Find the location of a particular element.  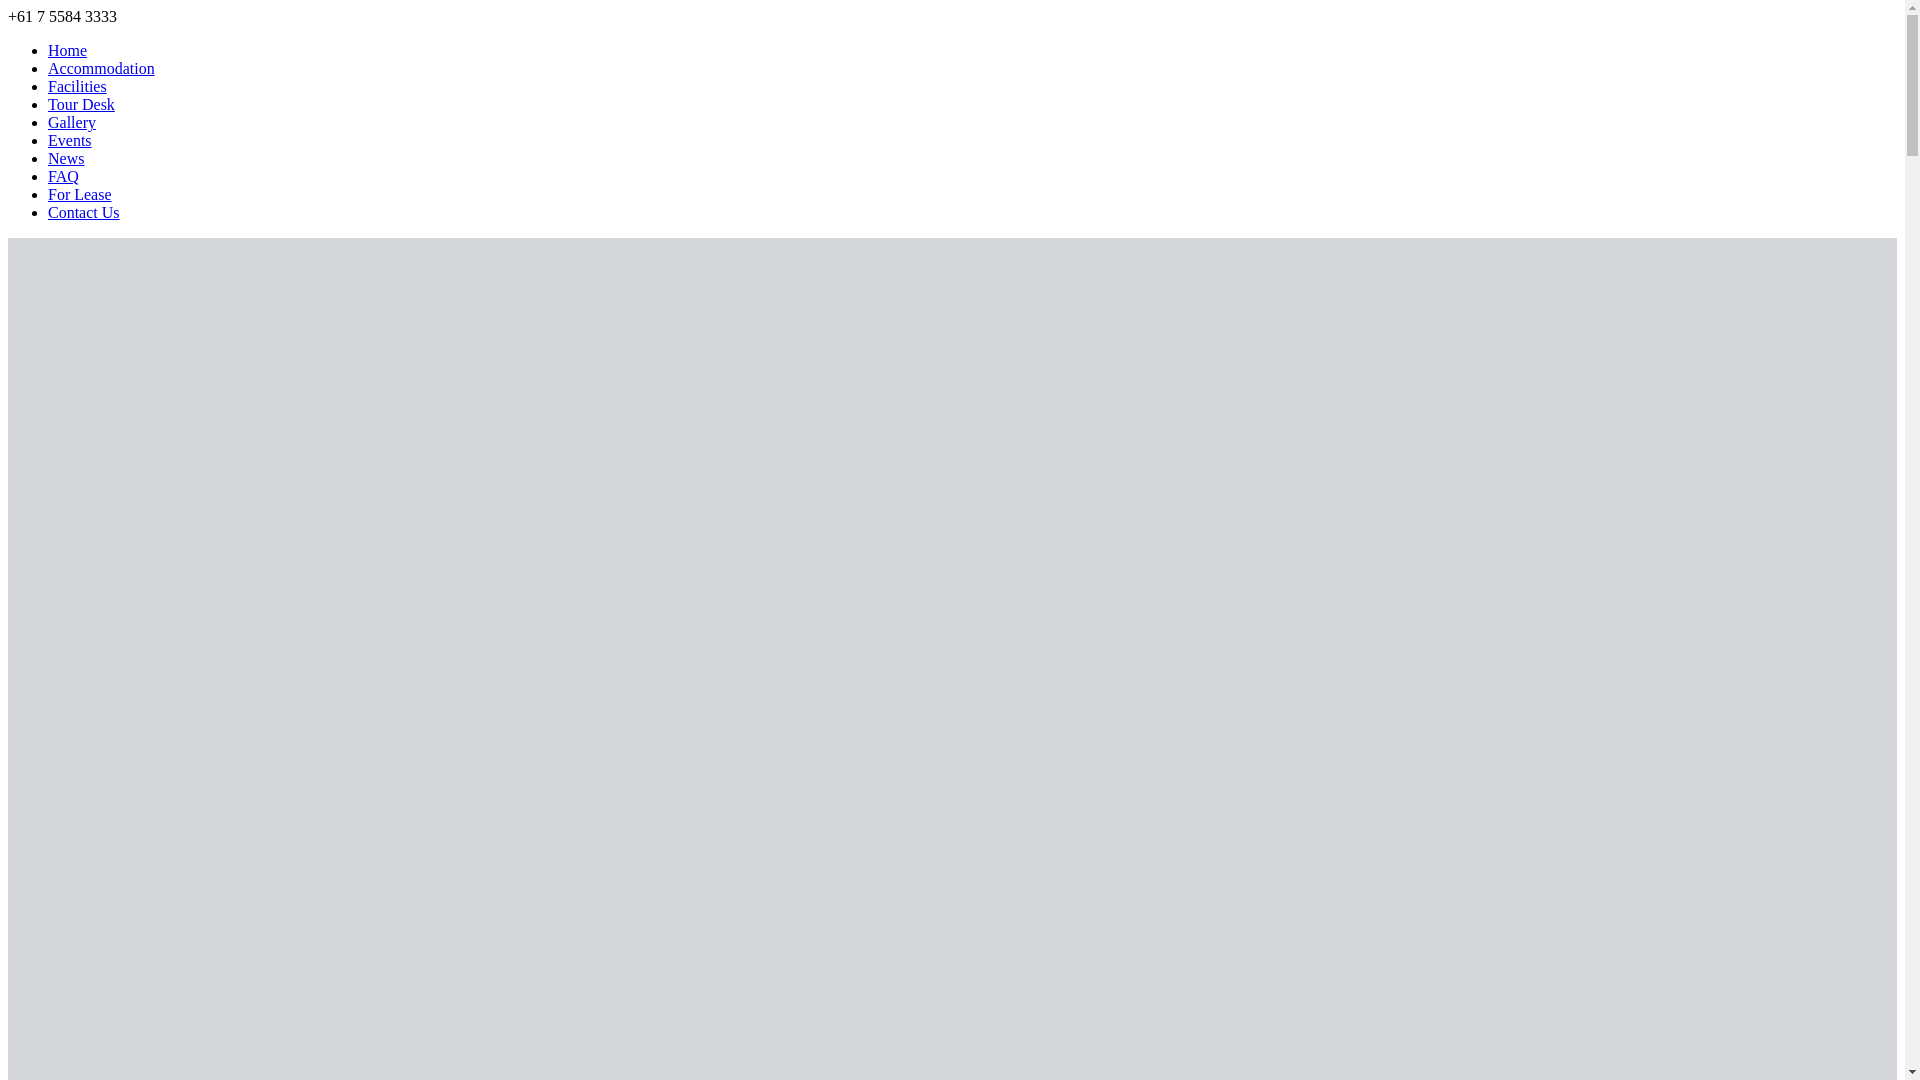

'Accommodation' is located at coordinates (48, 67).